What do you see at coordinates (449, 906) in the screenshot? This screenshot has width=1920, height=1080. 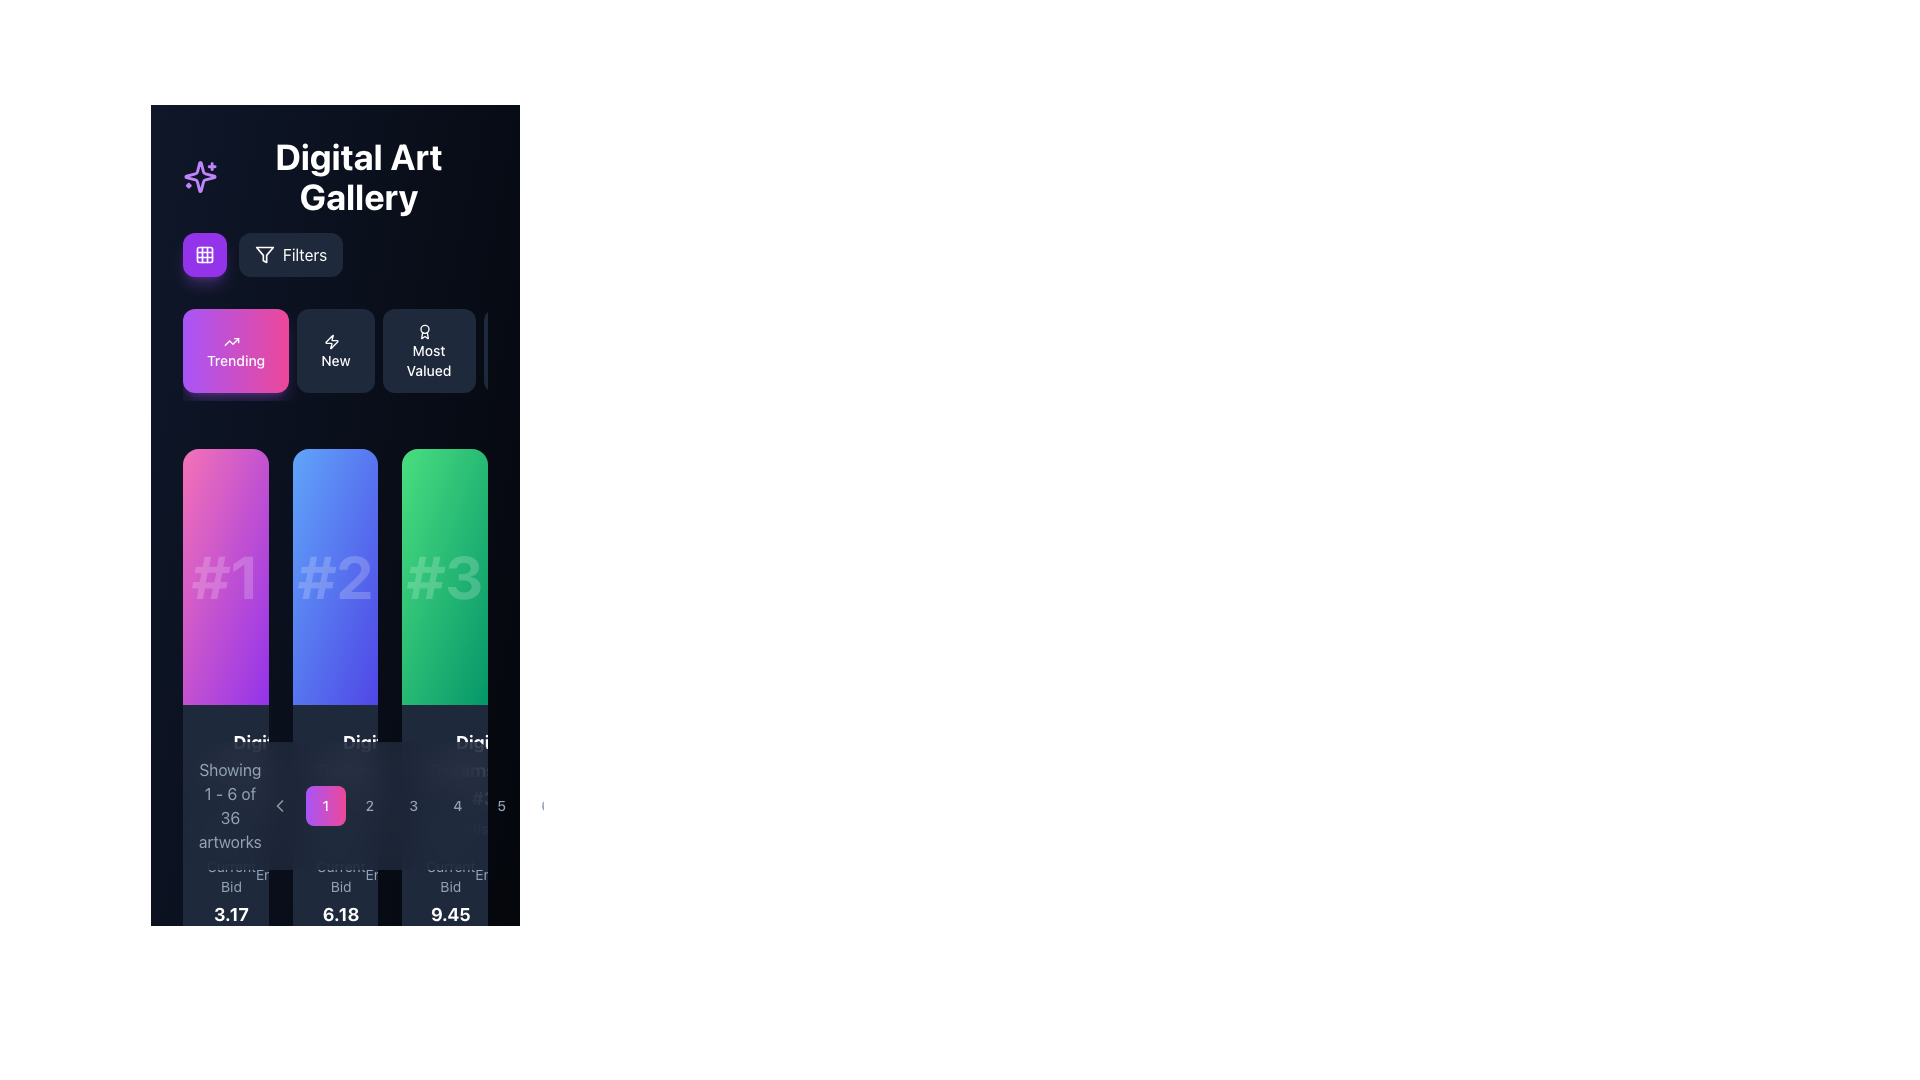 I see `the text block displaying 'Current Bid' and '9.45 ETH', which is positioned at the bottom center of the third column from the left in a dark background` at bounding box center [449, 906].